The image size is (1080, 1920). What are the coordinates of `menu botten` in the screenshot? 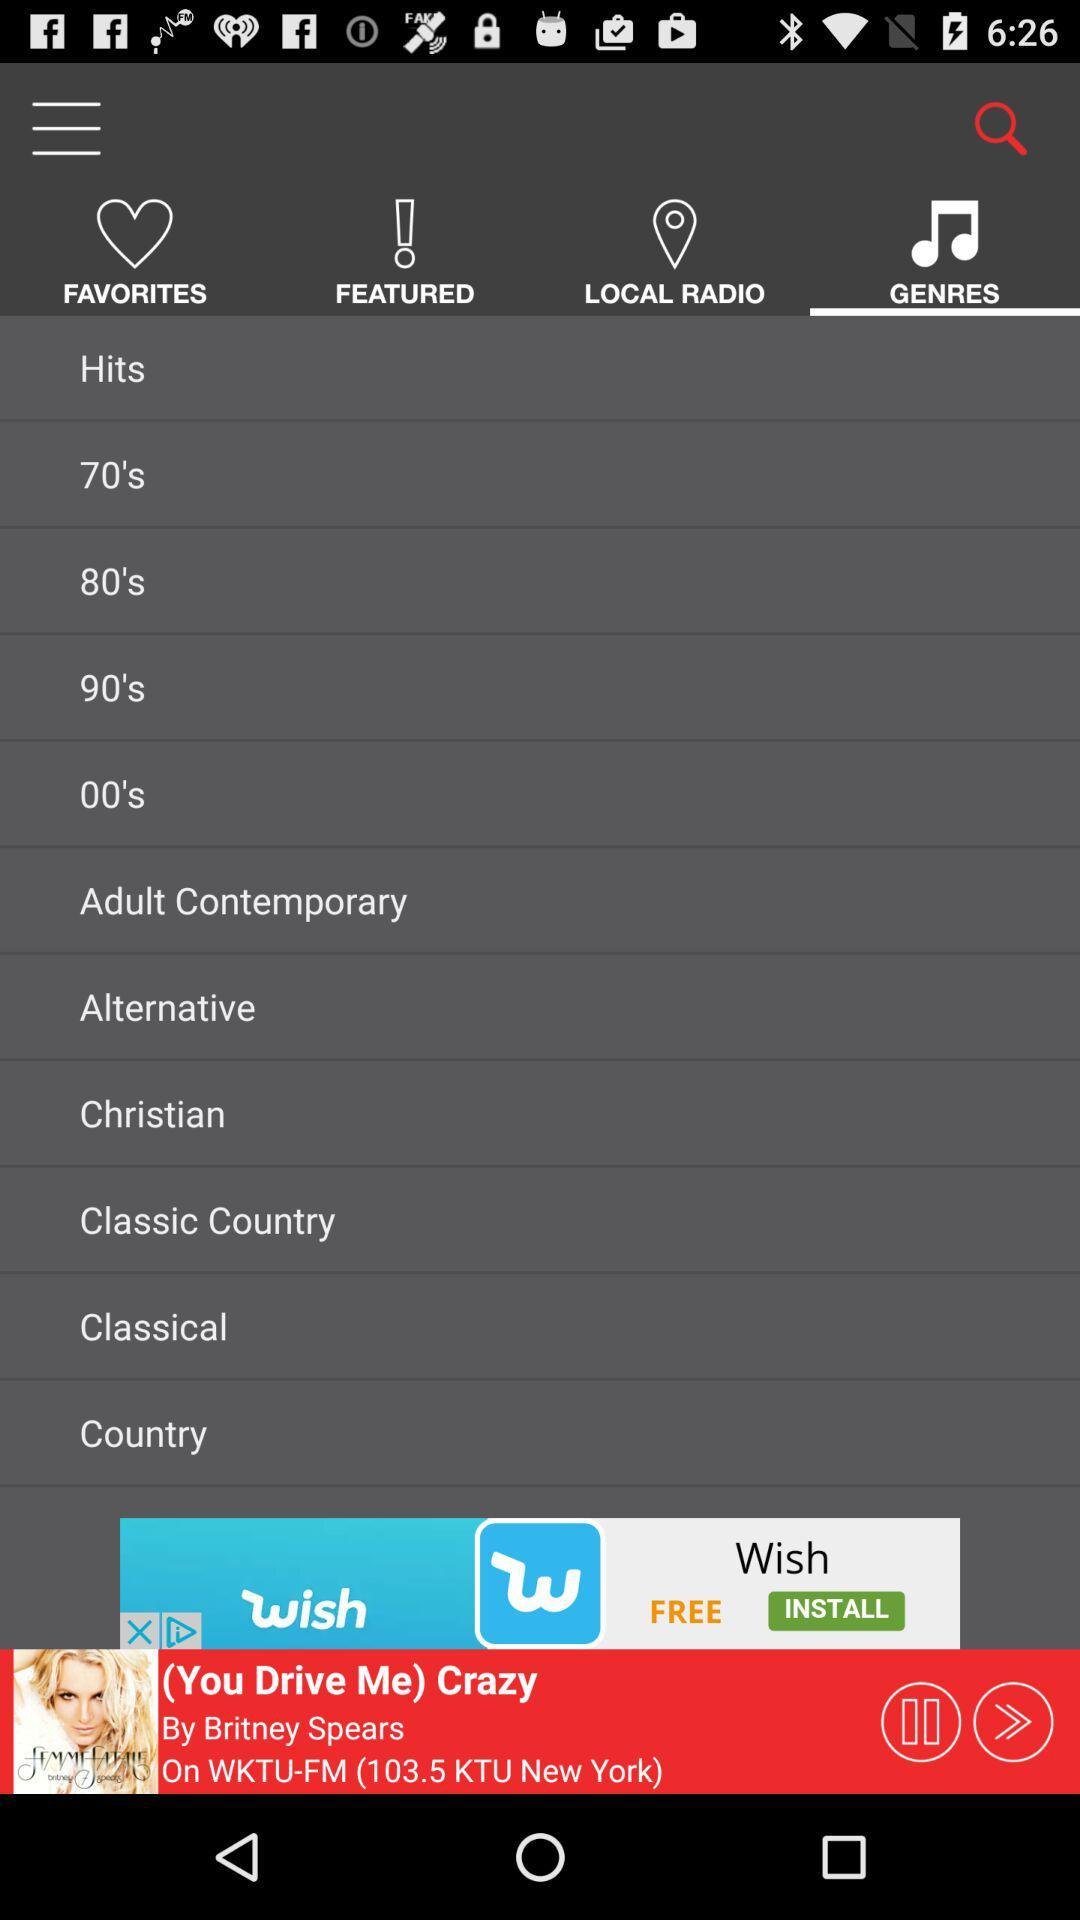 It's located at (64, 127).